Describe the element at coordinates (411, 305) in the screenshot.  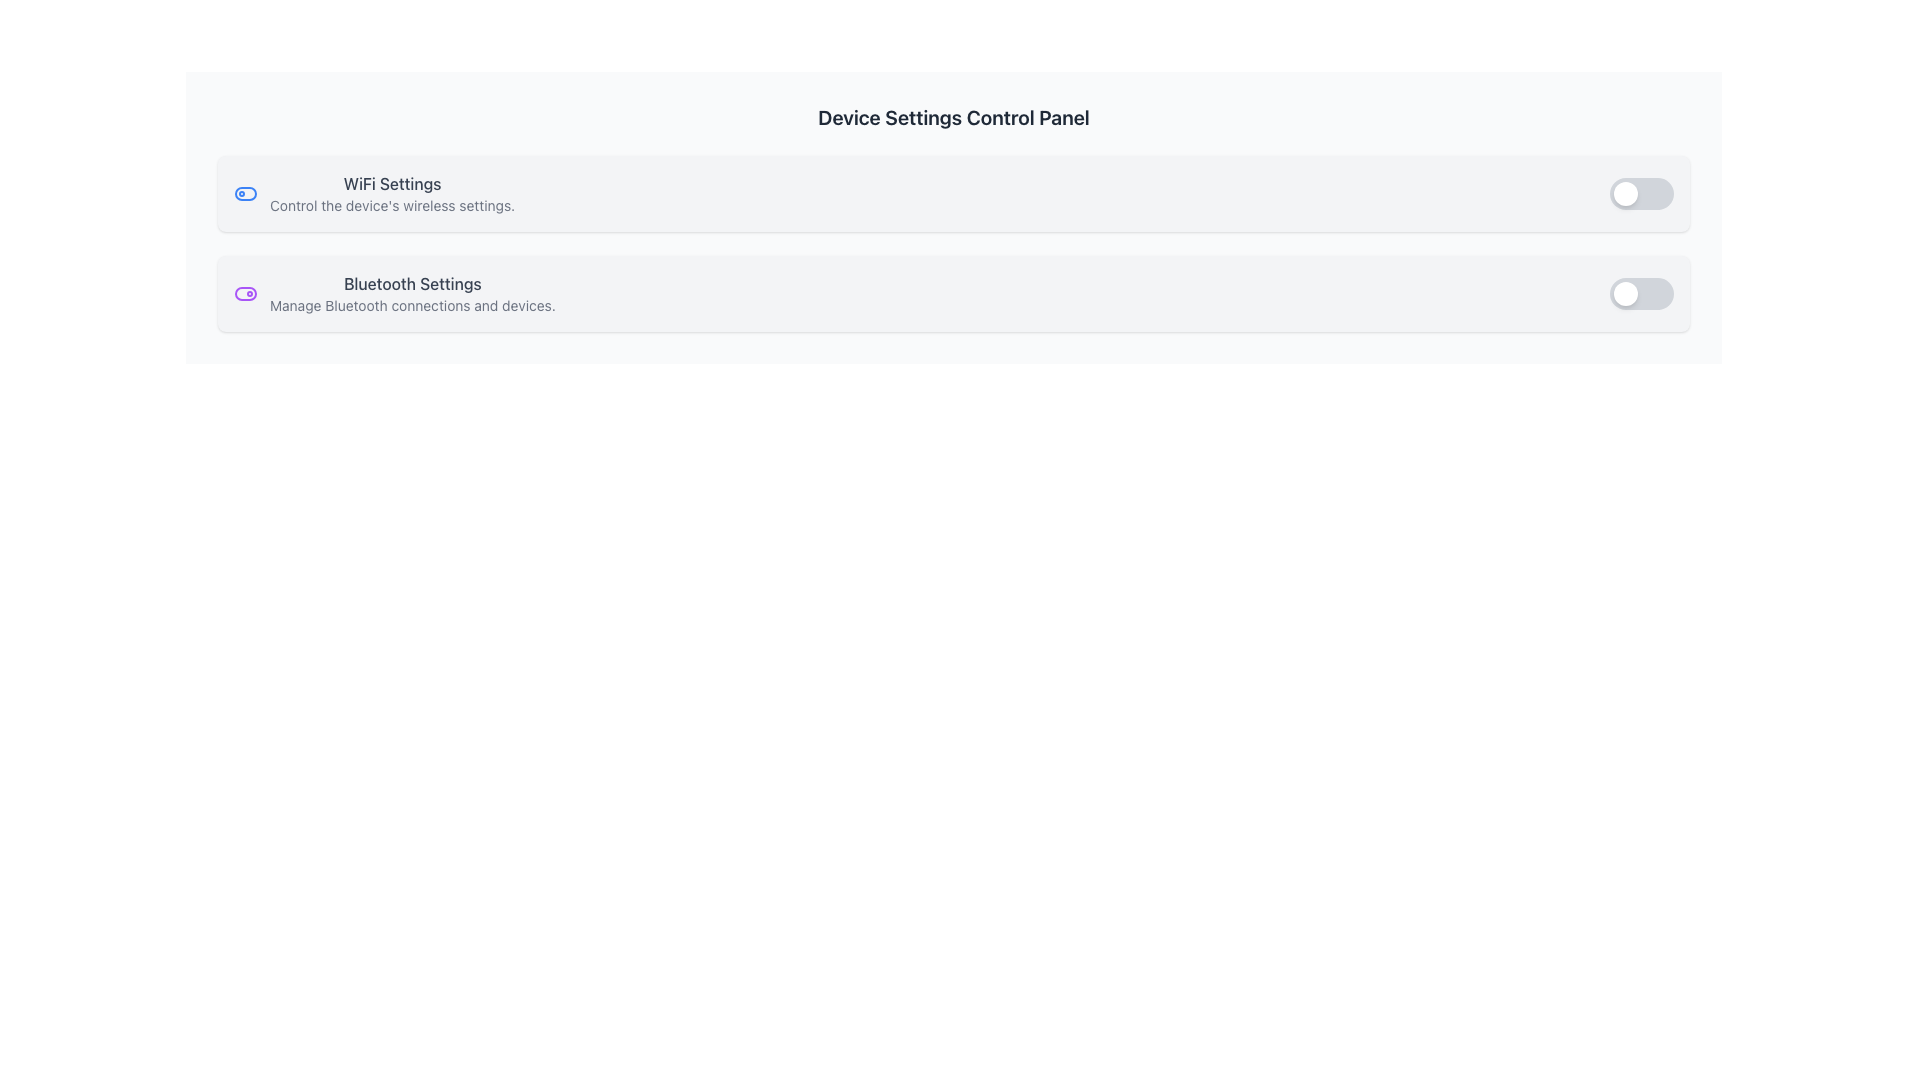
I see `the static text label that reads 'Manage Bluetooth connections and devices.', which is located directly below the 'Bluetooth Settings' heading and styled in a smaller gray font` at that location.